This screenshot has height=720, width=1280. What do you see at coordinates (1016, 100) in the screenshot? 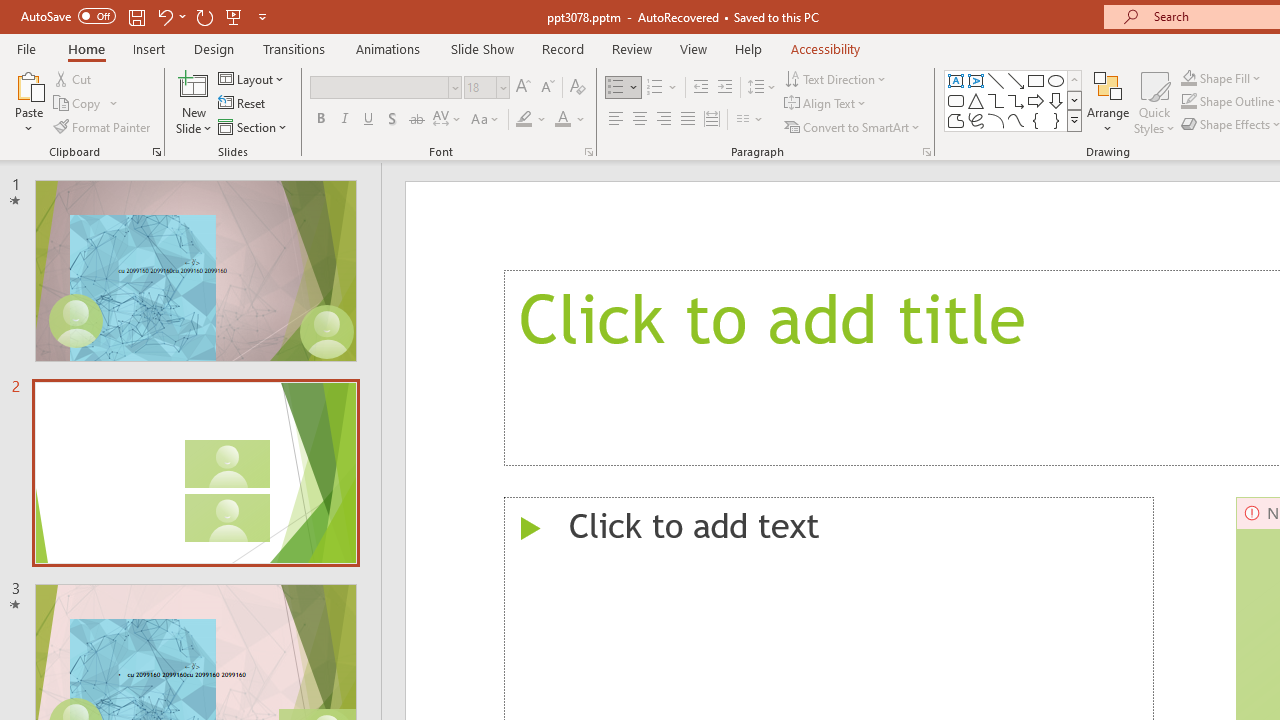
I see `'Connector: Elbow Arrow'` at bounding box center [1016, 100].